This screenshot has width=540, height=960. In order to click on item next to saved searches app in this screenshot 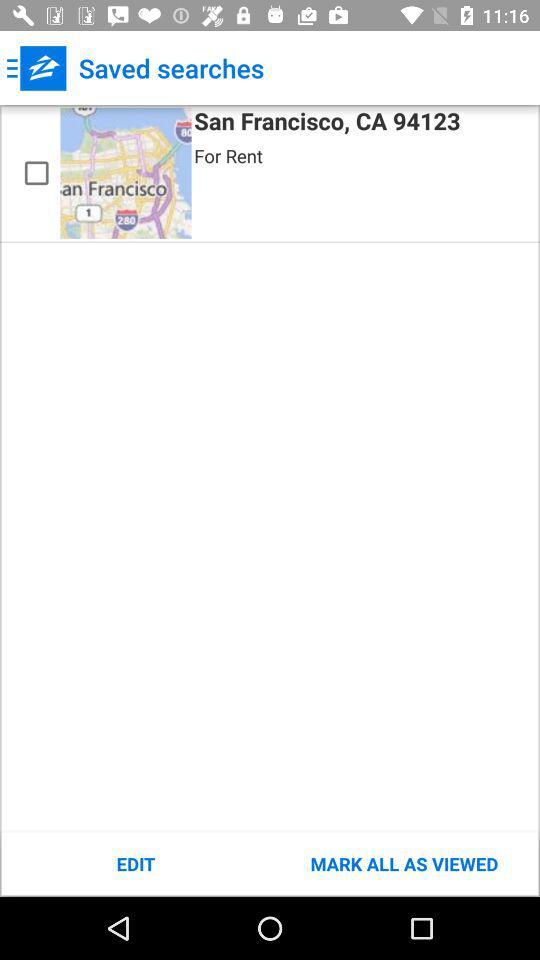, I will do `click(36, 68)`.